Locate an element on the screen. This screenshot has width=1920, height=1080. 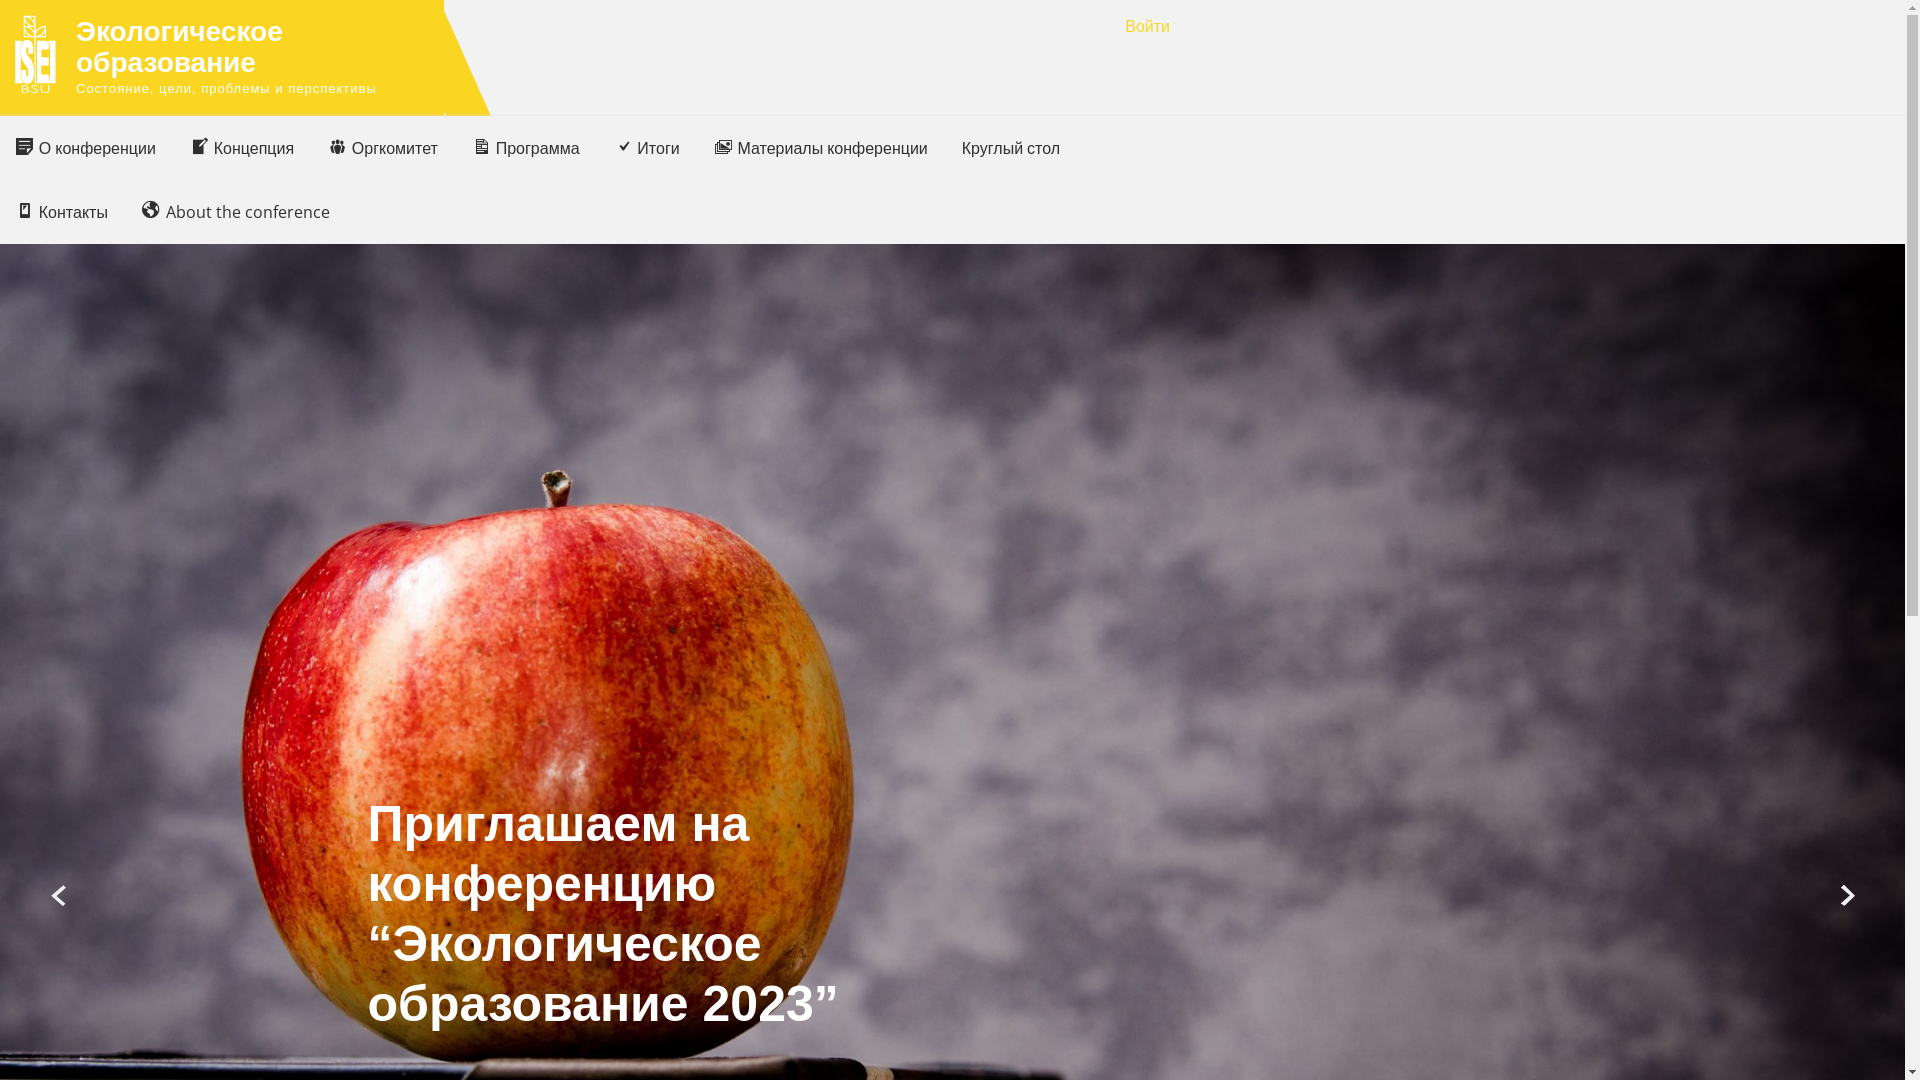
'Prev' is located at coordinates (38, 895).